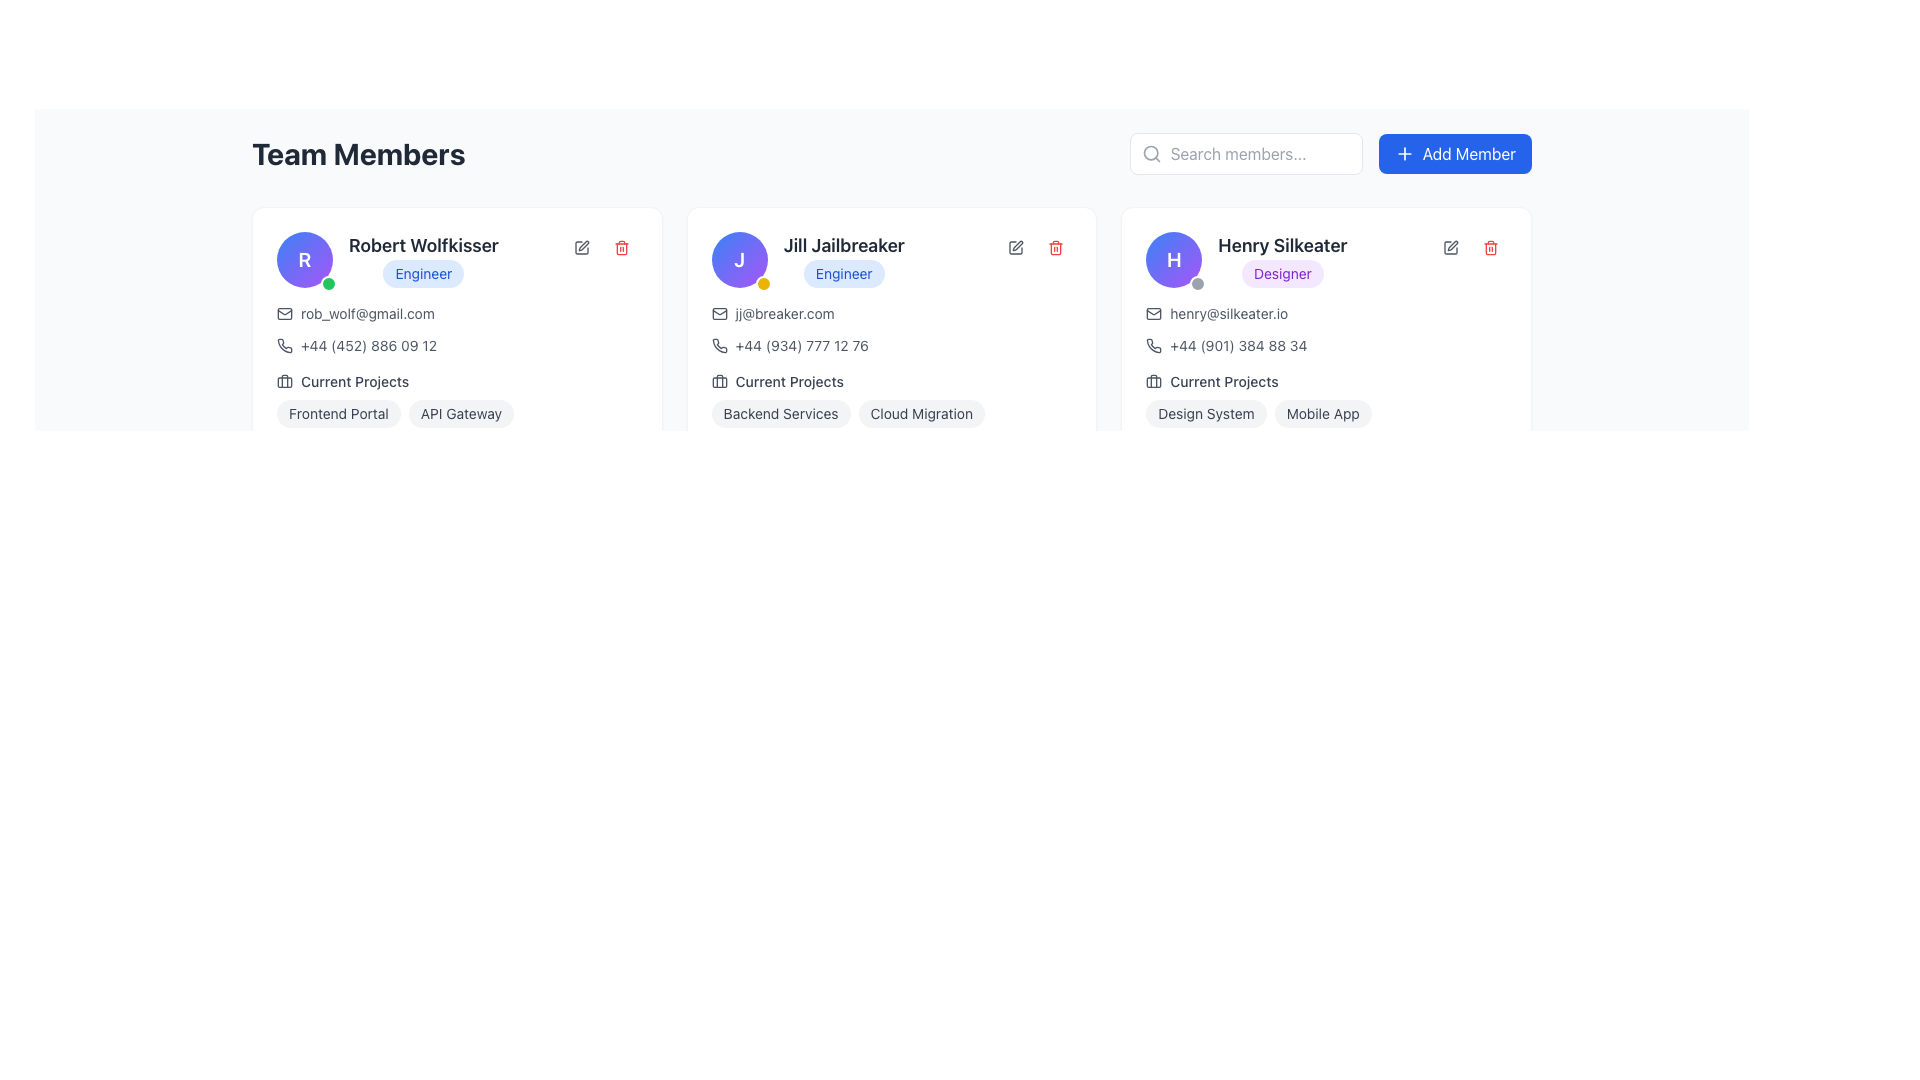 The image size is (1920, 1080). What do you see at coordinates (891, 313) in the screenshot?
I see `the text link displaying the user's email address for 'Jill Jailbreaker'` at bounding box center [891, 313].